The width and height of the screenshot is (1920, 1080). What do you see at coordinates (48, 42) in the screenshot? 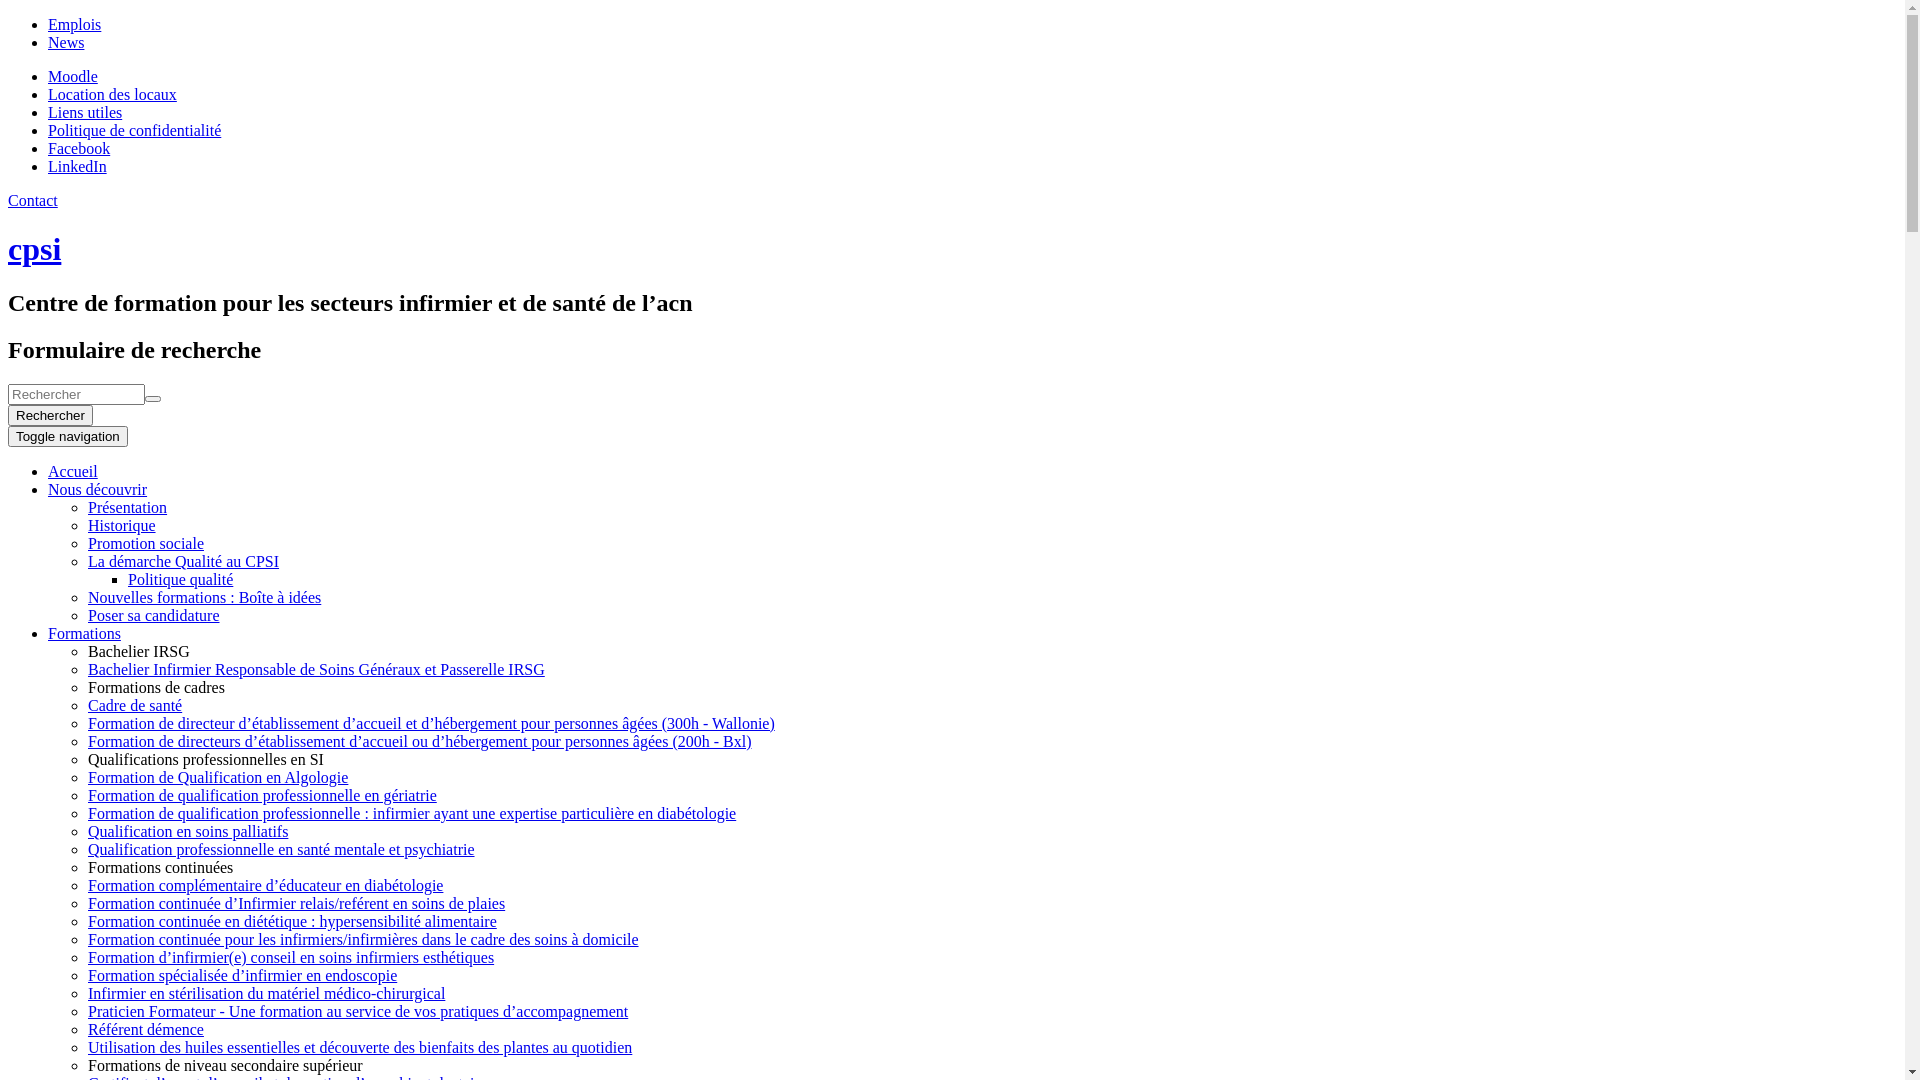
I see `'News'` at bounding box center [48, 42].